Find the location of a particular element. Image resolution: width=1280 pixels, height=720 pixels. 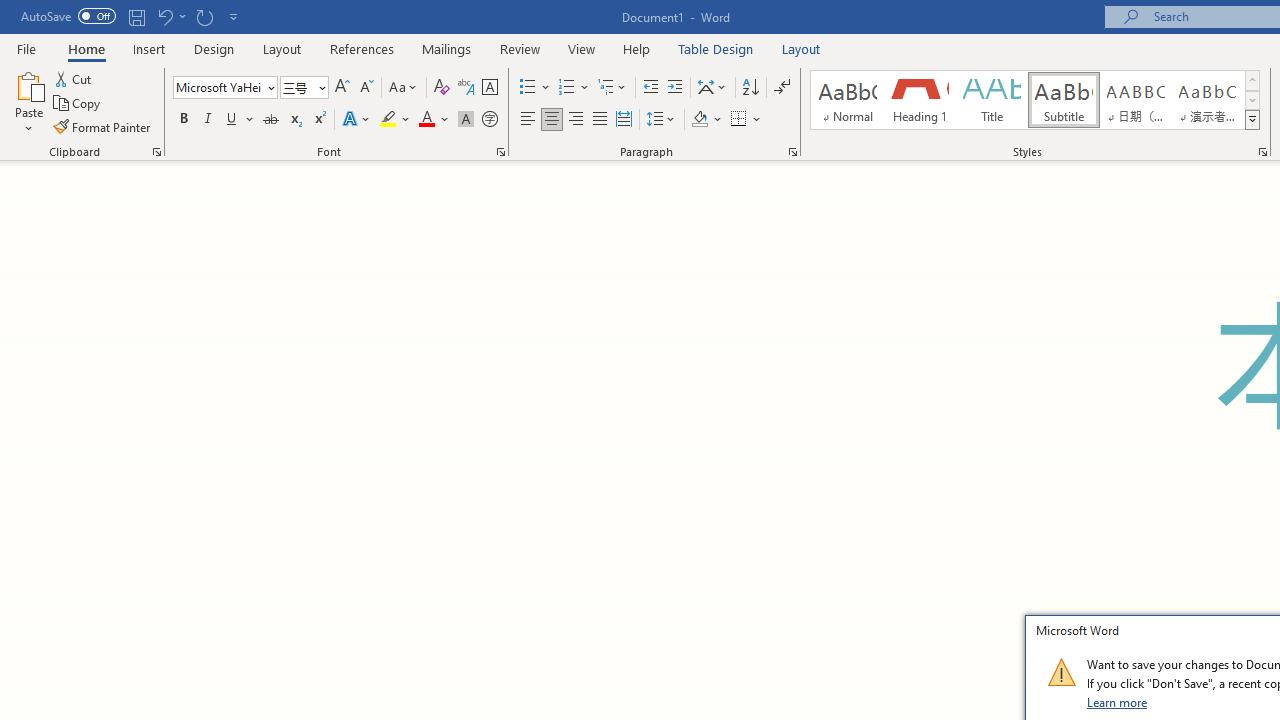

'Character Shading' is located at coordinates (464, 119).